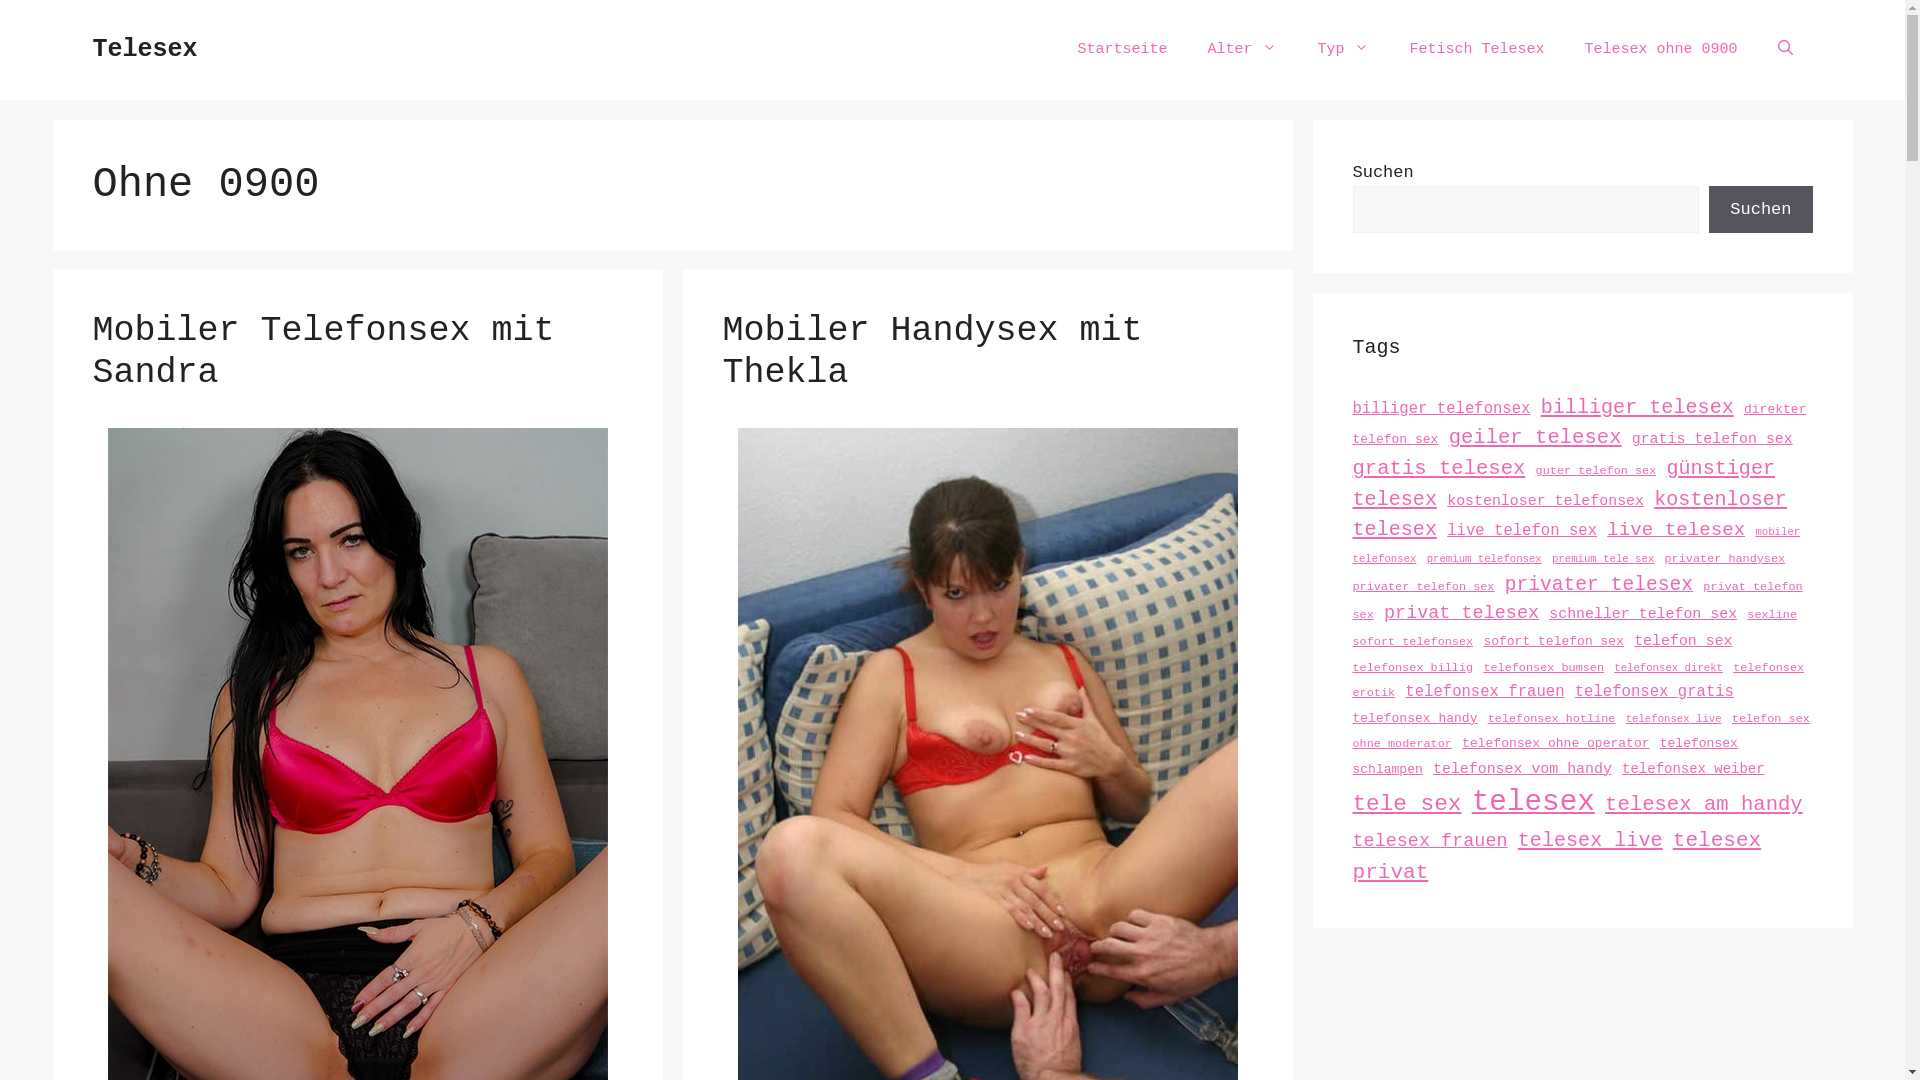 This screenshot has width=1920, height=1080. I want to click on 'telefonsex billig', so click(1352, 667).